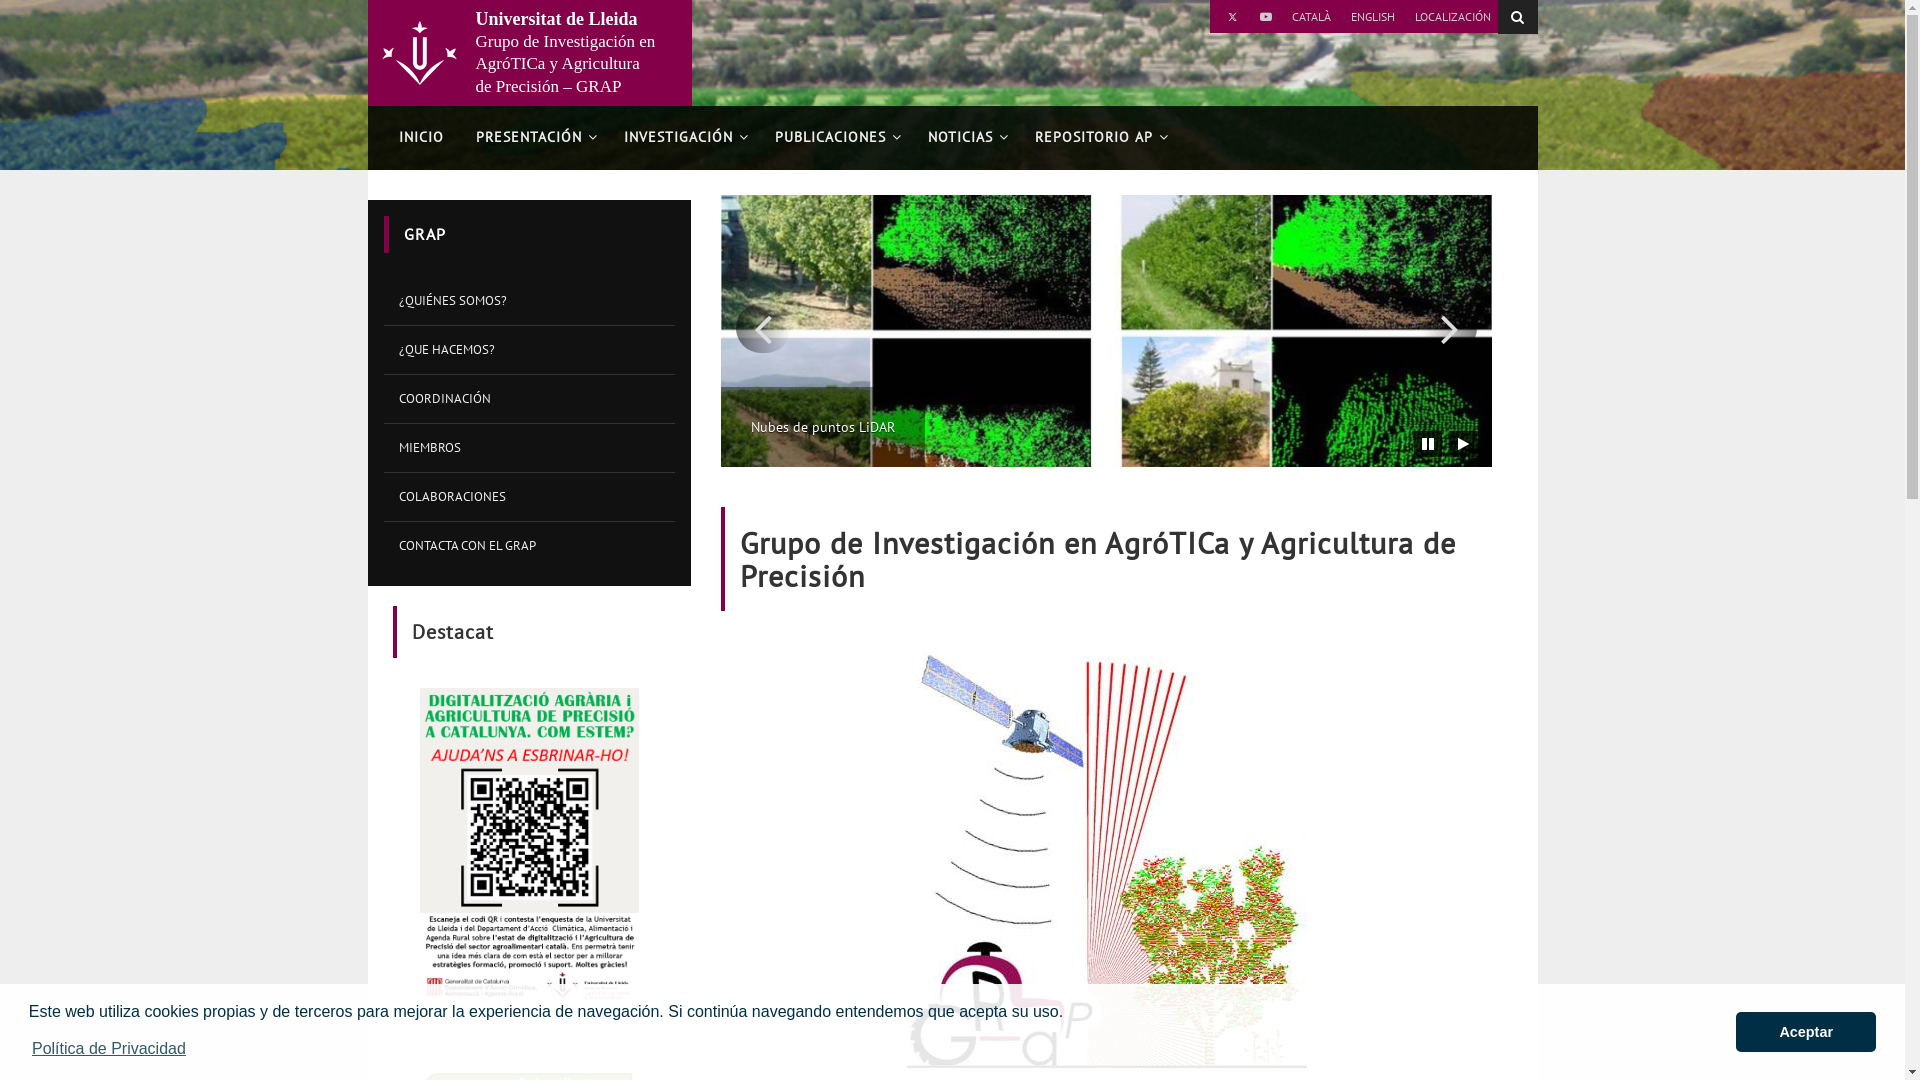 The height and width of the screenshot is (1080, 1920). What do you see at coordinates (1097, 137) in the screenshot?
I see `'REPOSITORIO AP` at bounding box center [1097, 137].